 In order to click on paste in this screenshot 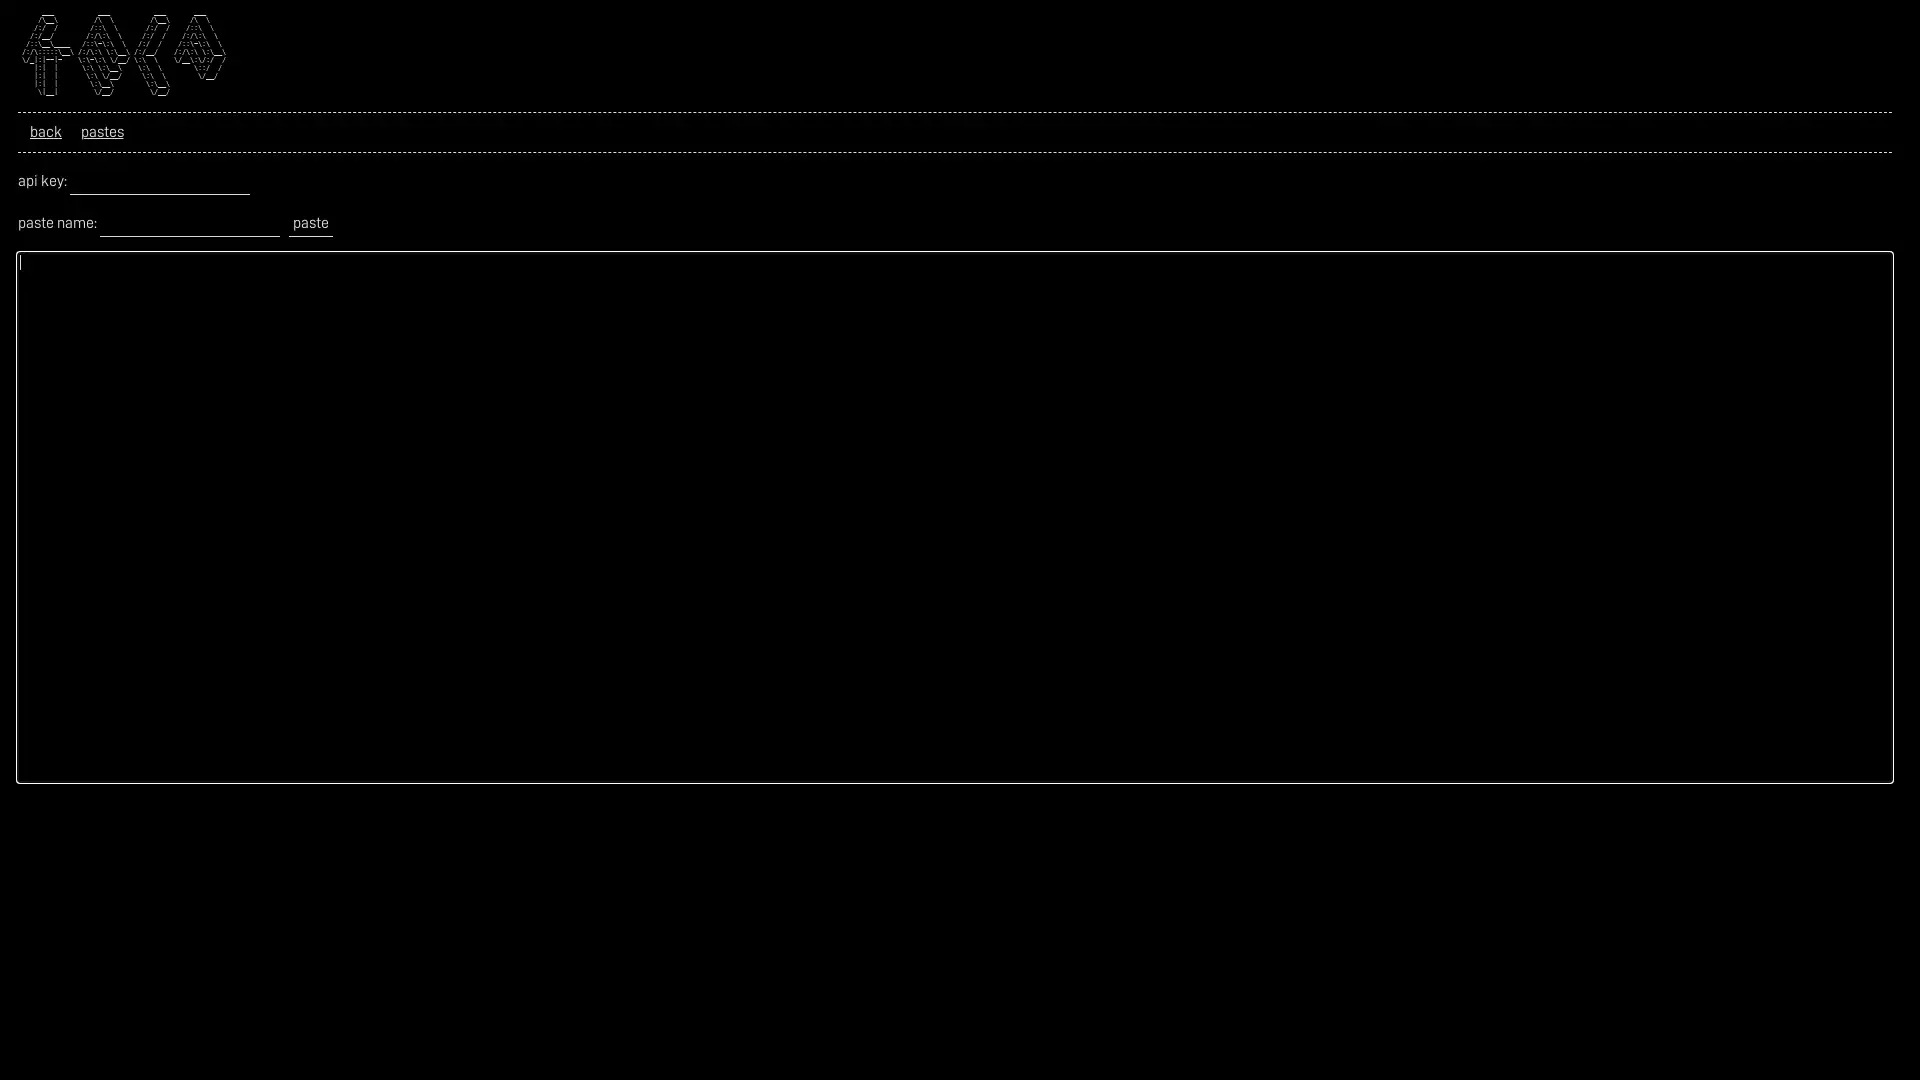, I will do `click(310, 223)`.